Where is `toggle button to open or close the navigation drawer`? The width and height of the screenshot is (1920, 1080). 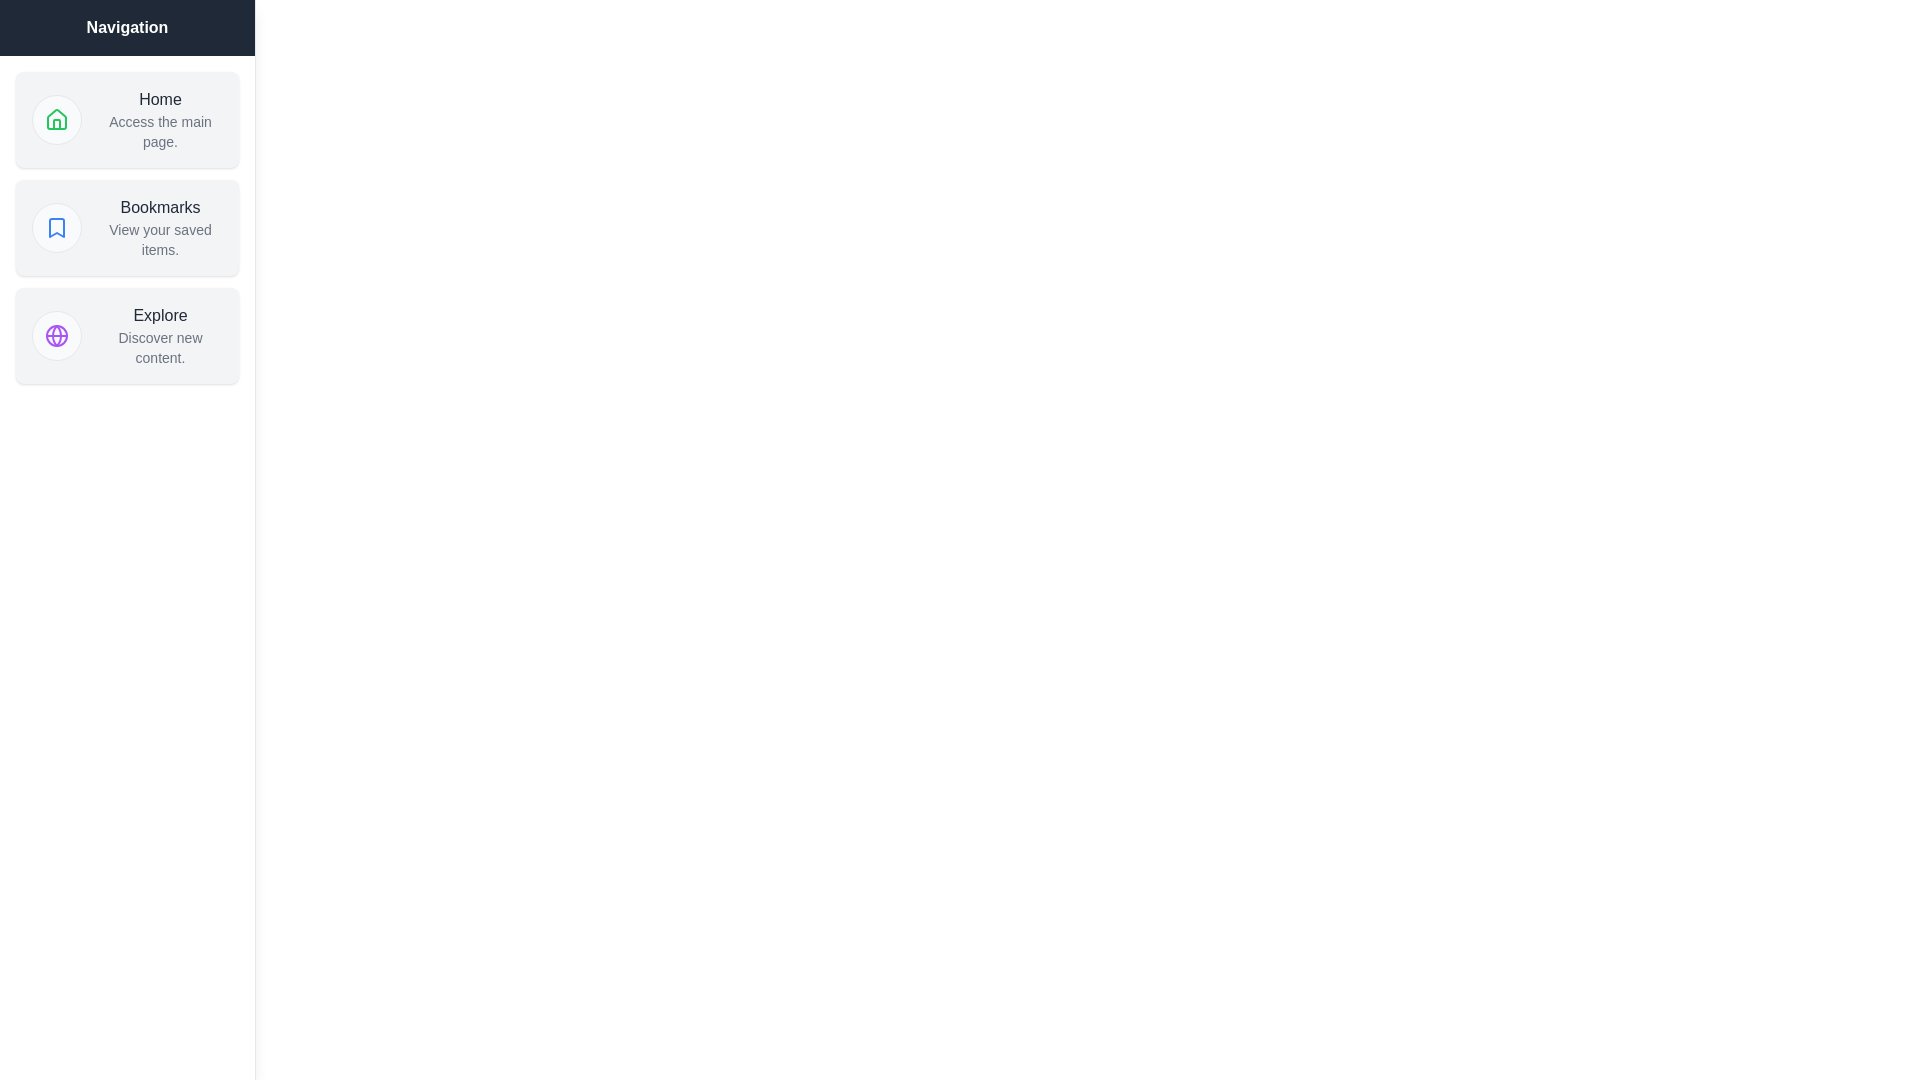 toggle button to open or close the navigation drawer is located at coordinates (39, 39).